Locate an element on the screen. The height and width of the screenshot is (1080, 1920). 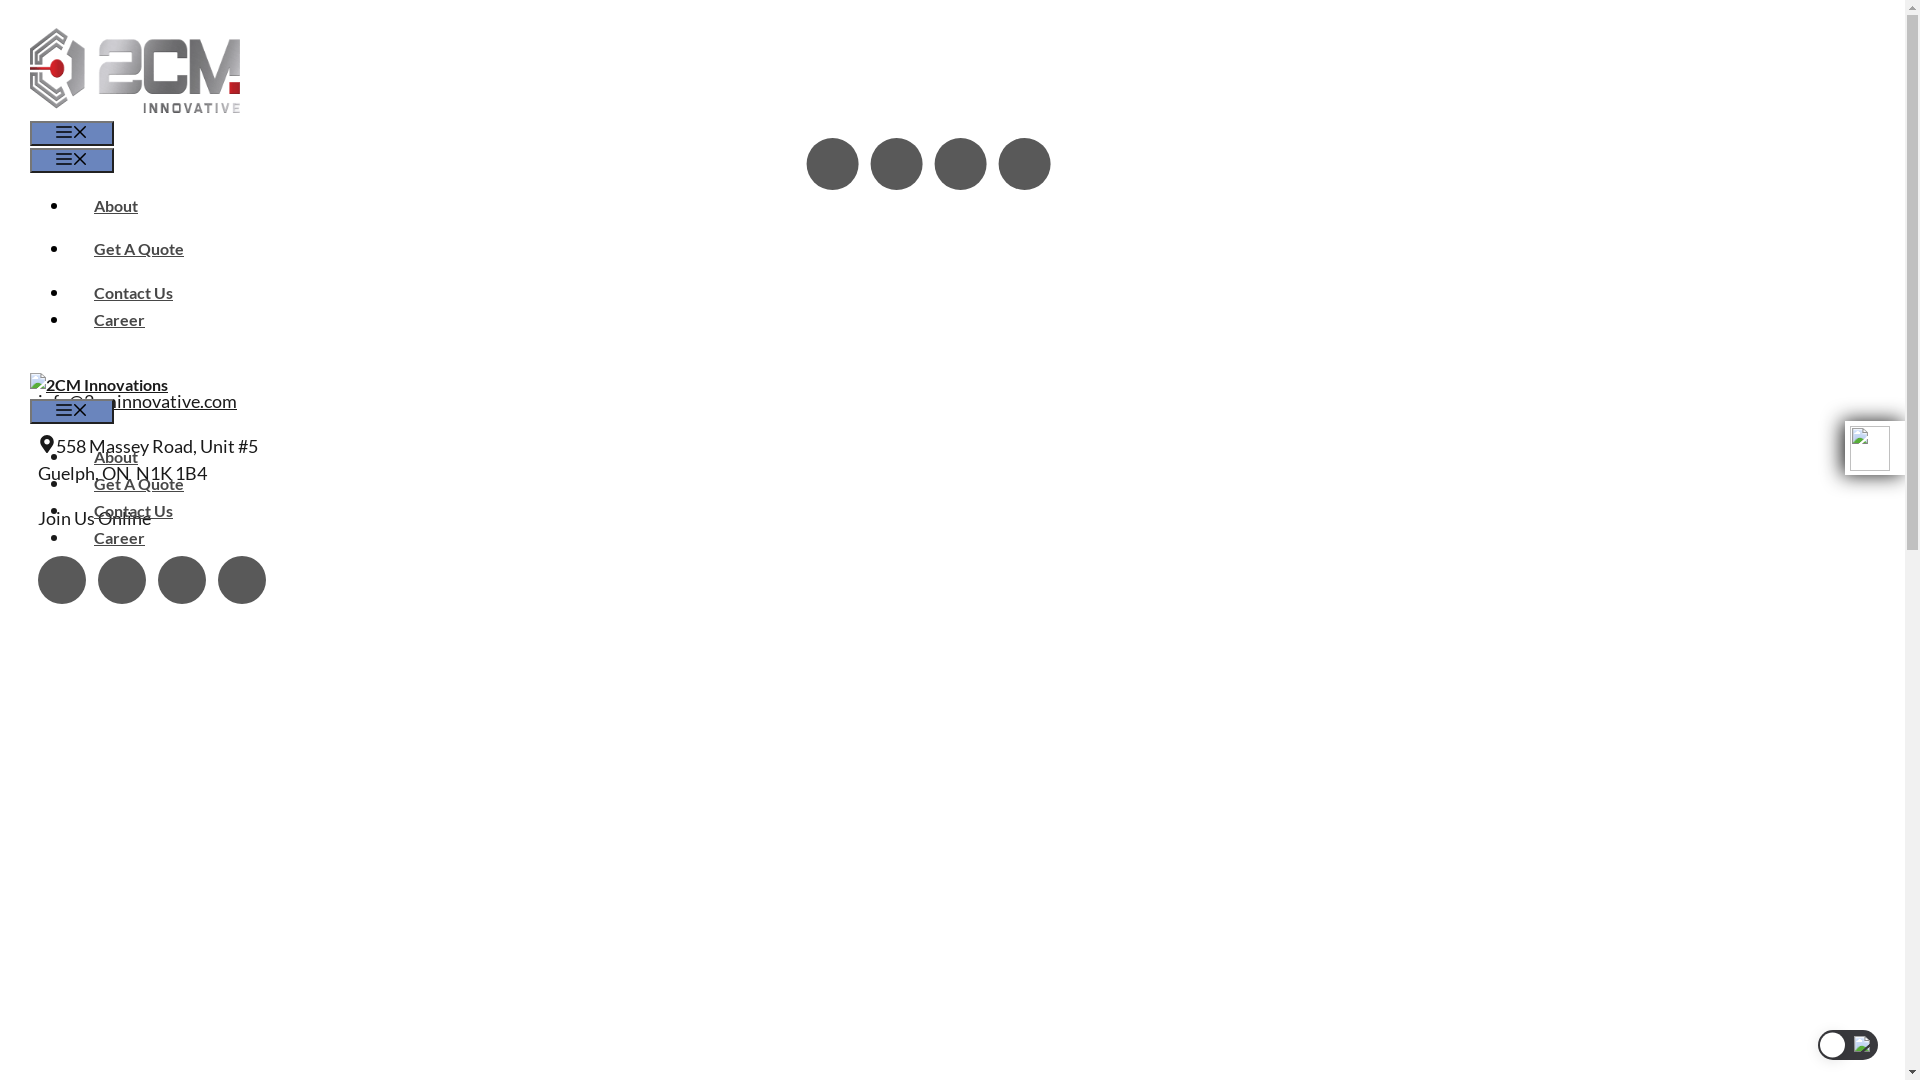
'Get A Quote' is located at coordinates (138, 483).